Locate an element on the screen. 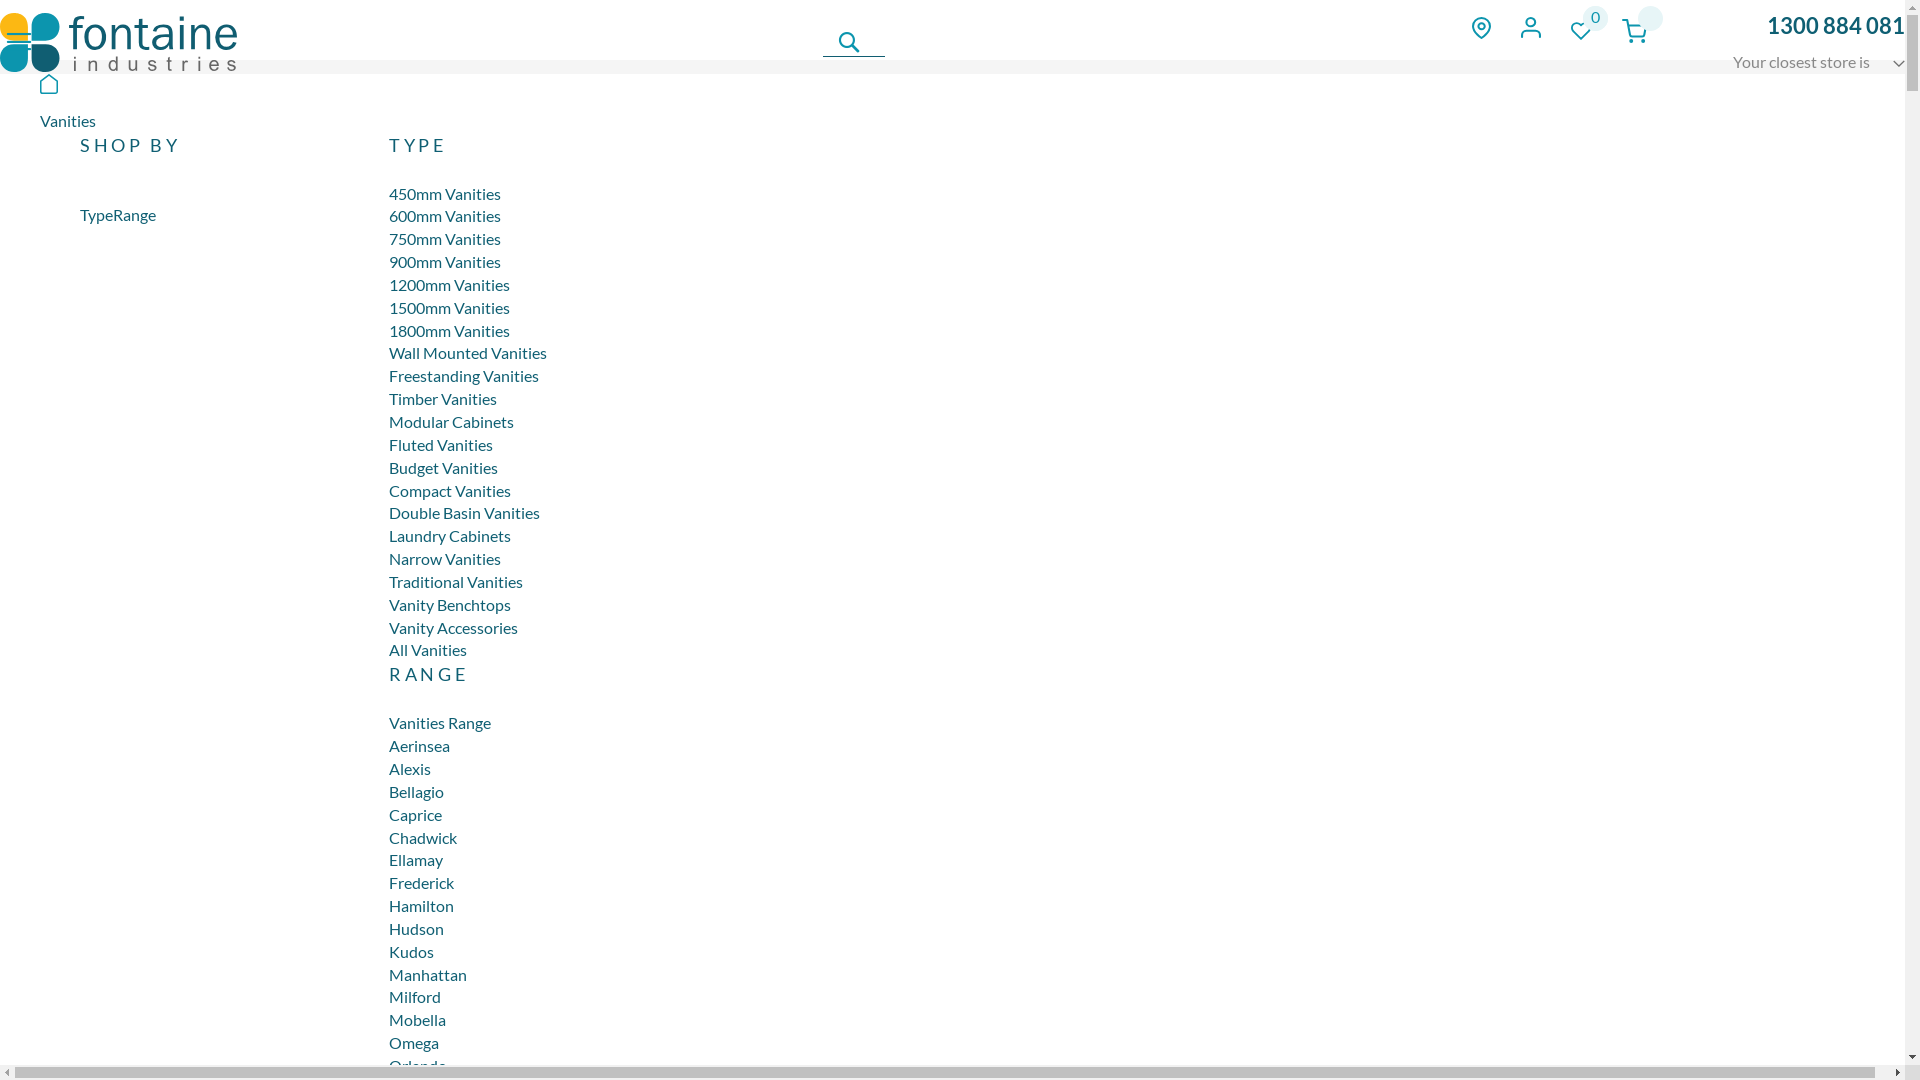 Image resolution: width=1920 pixels, height=1080 pixels. 'My Cart' is located at coordinates (1634, 30).